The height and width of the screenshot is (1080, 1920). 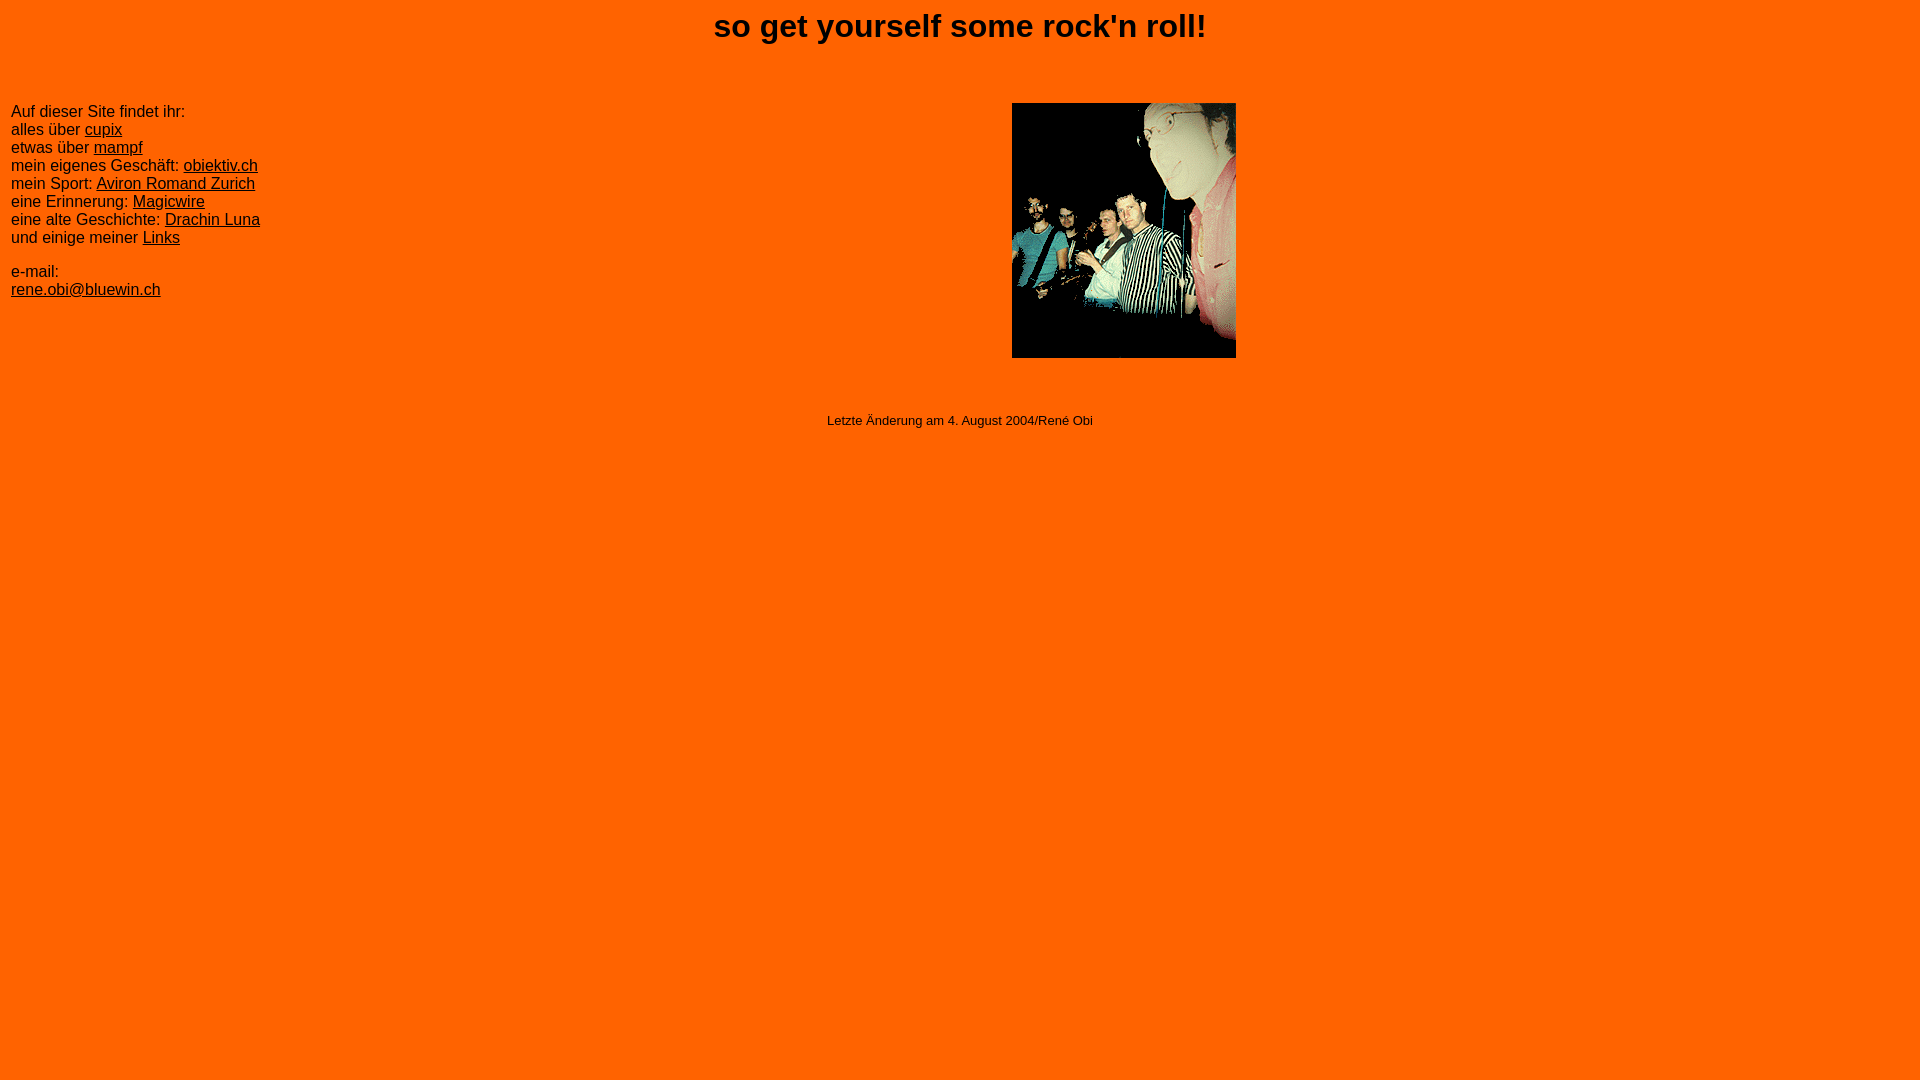 I want to click on 'Drachin Luna', so click(x=212, y=219).